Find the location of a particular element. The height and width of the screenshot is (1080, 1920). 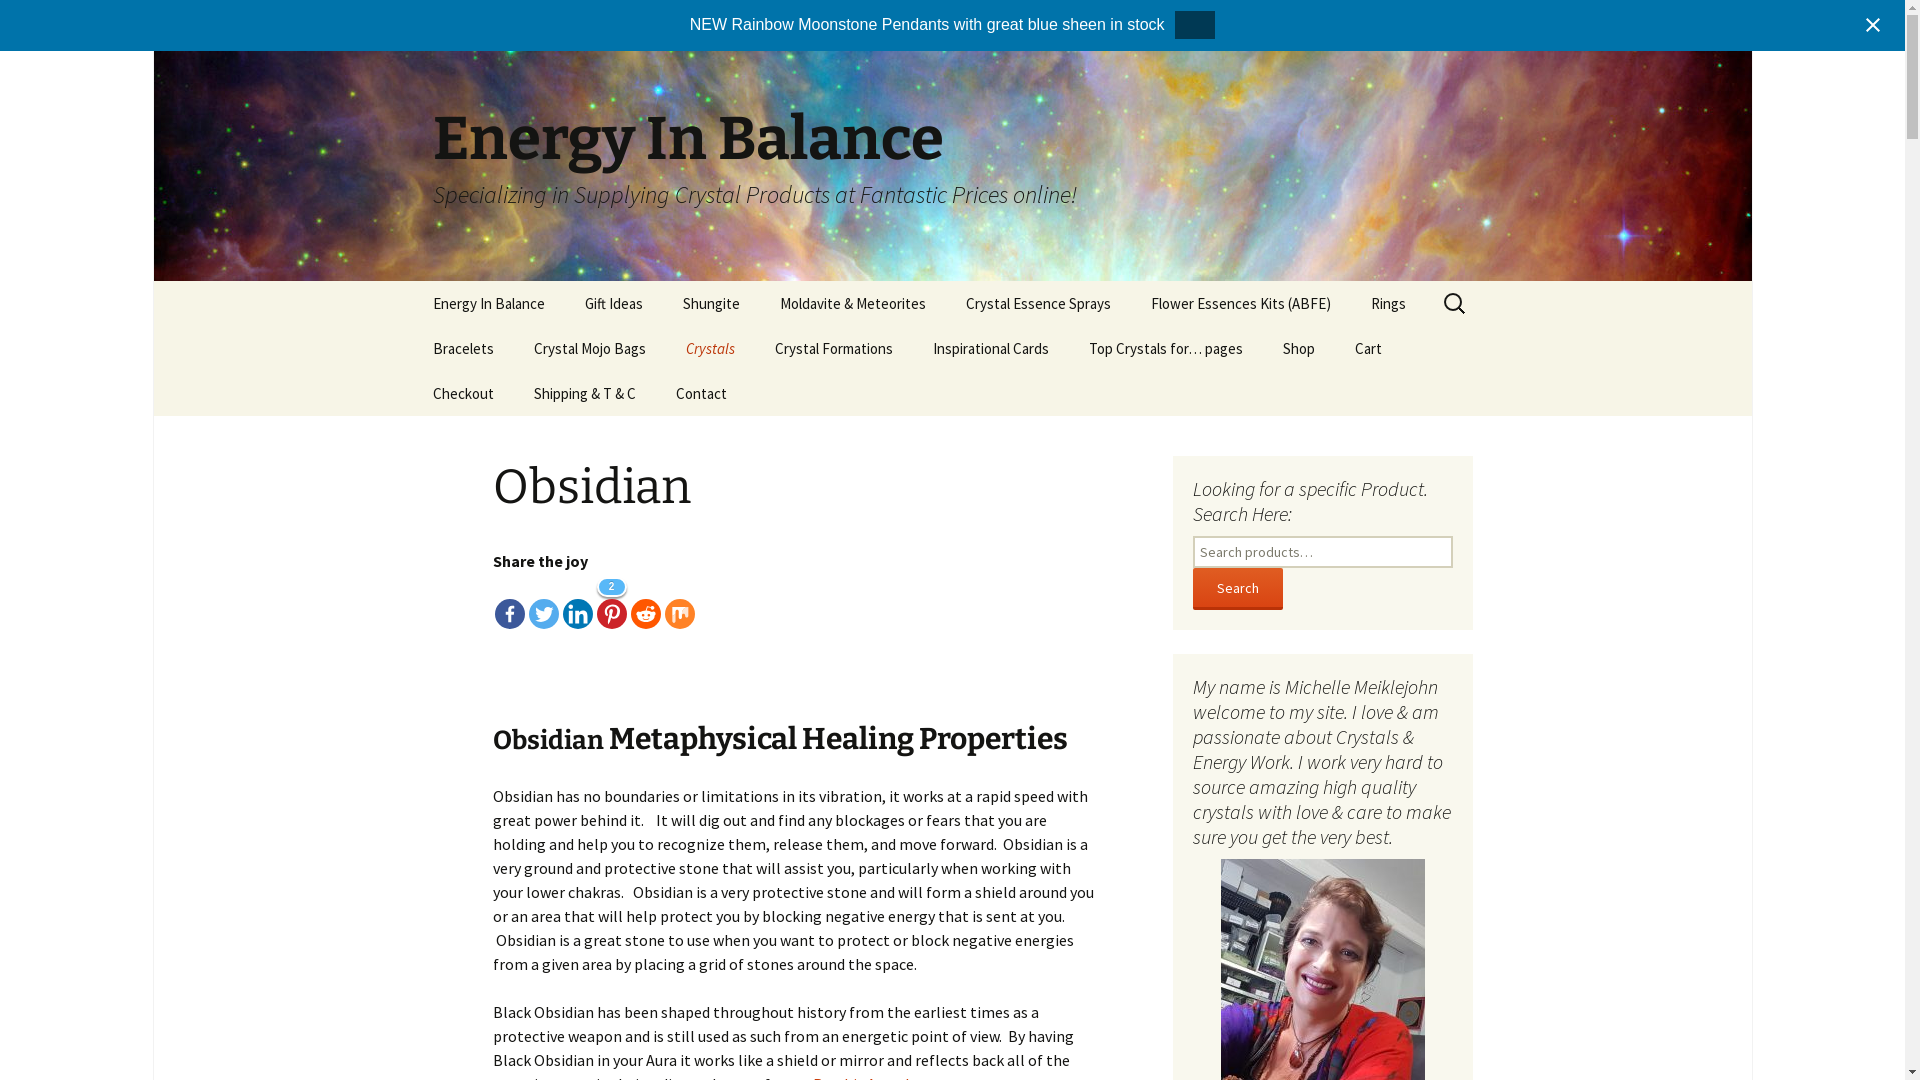

'Rings' is located at coordinates (1386, 303).